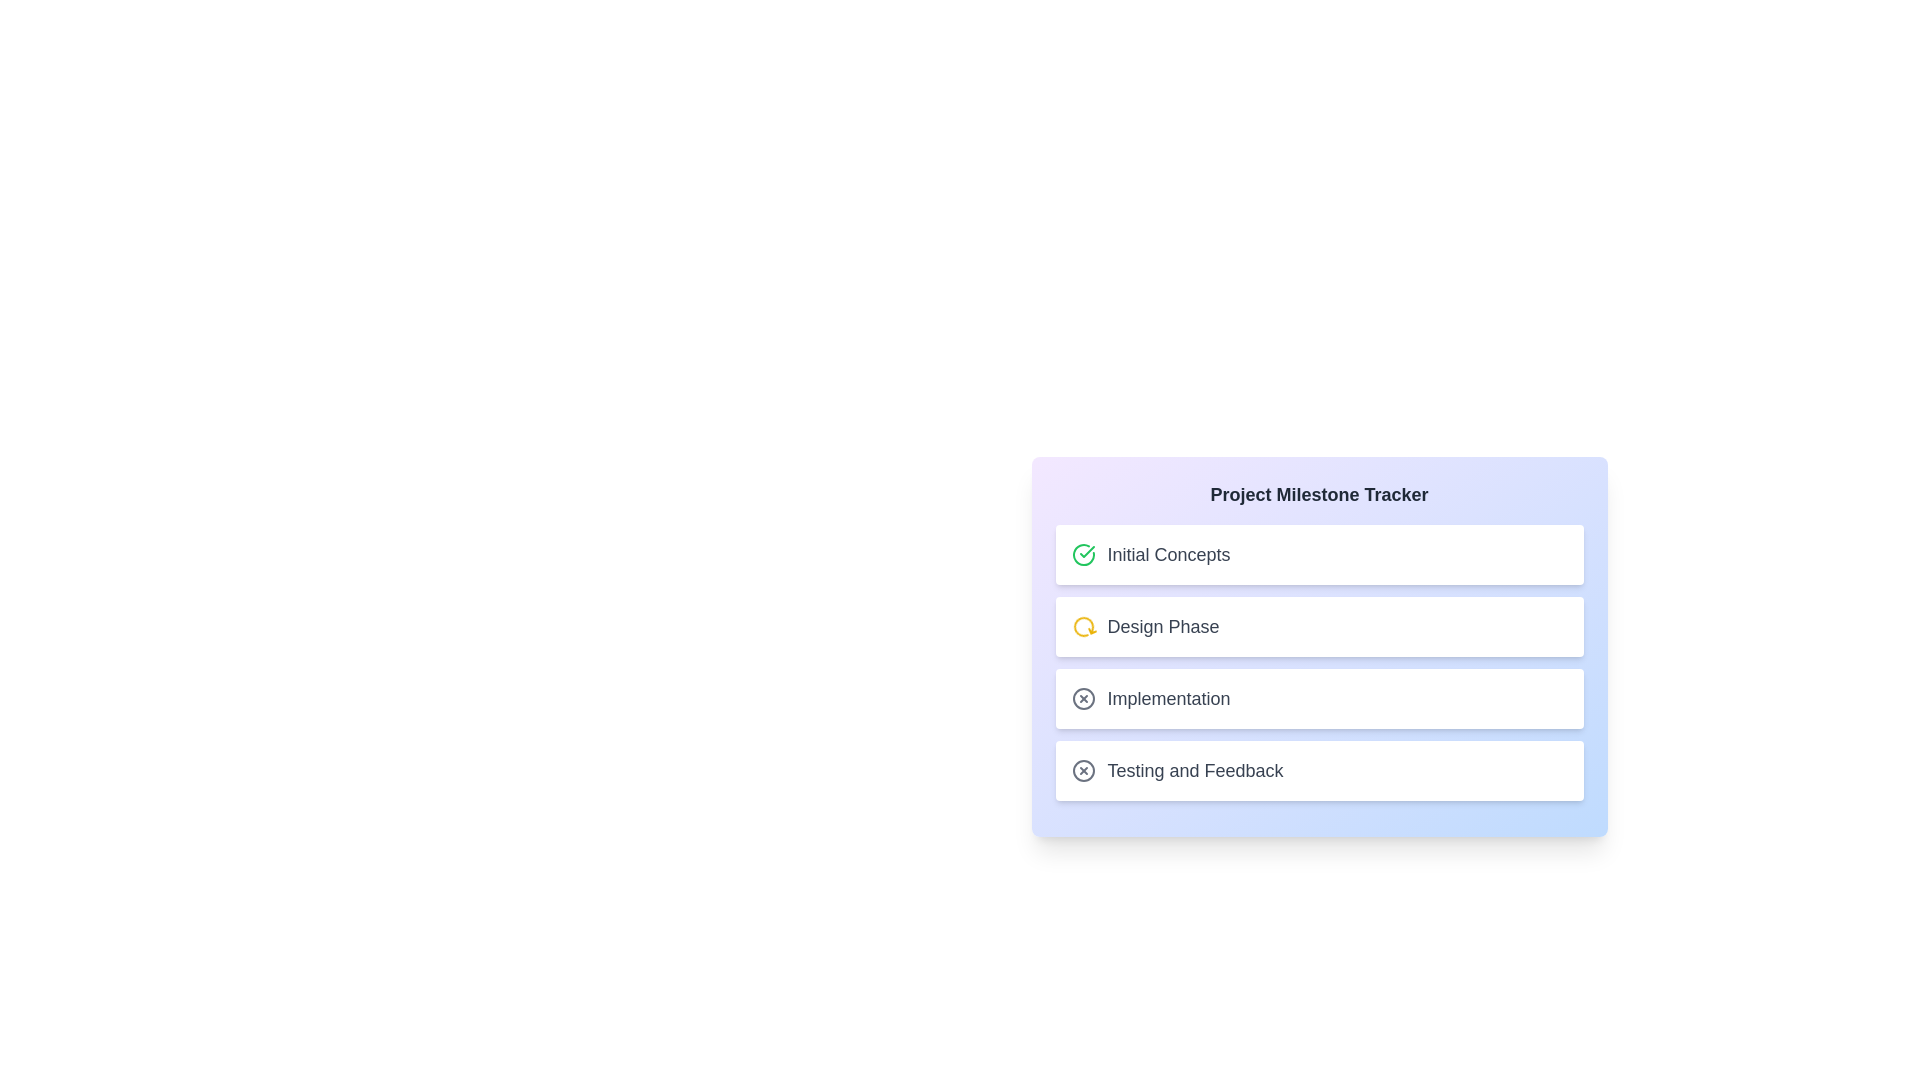 The image size is (1920, 1080). What do you see at coordinates (1169, 555) in the screenshot?
I see `the Text Label indicating the milestone step 'Initial Concepts' in the Project Milestone Tracker` at bounding box center [1169, 555].